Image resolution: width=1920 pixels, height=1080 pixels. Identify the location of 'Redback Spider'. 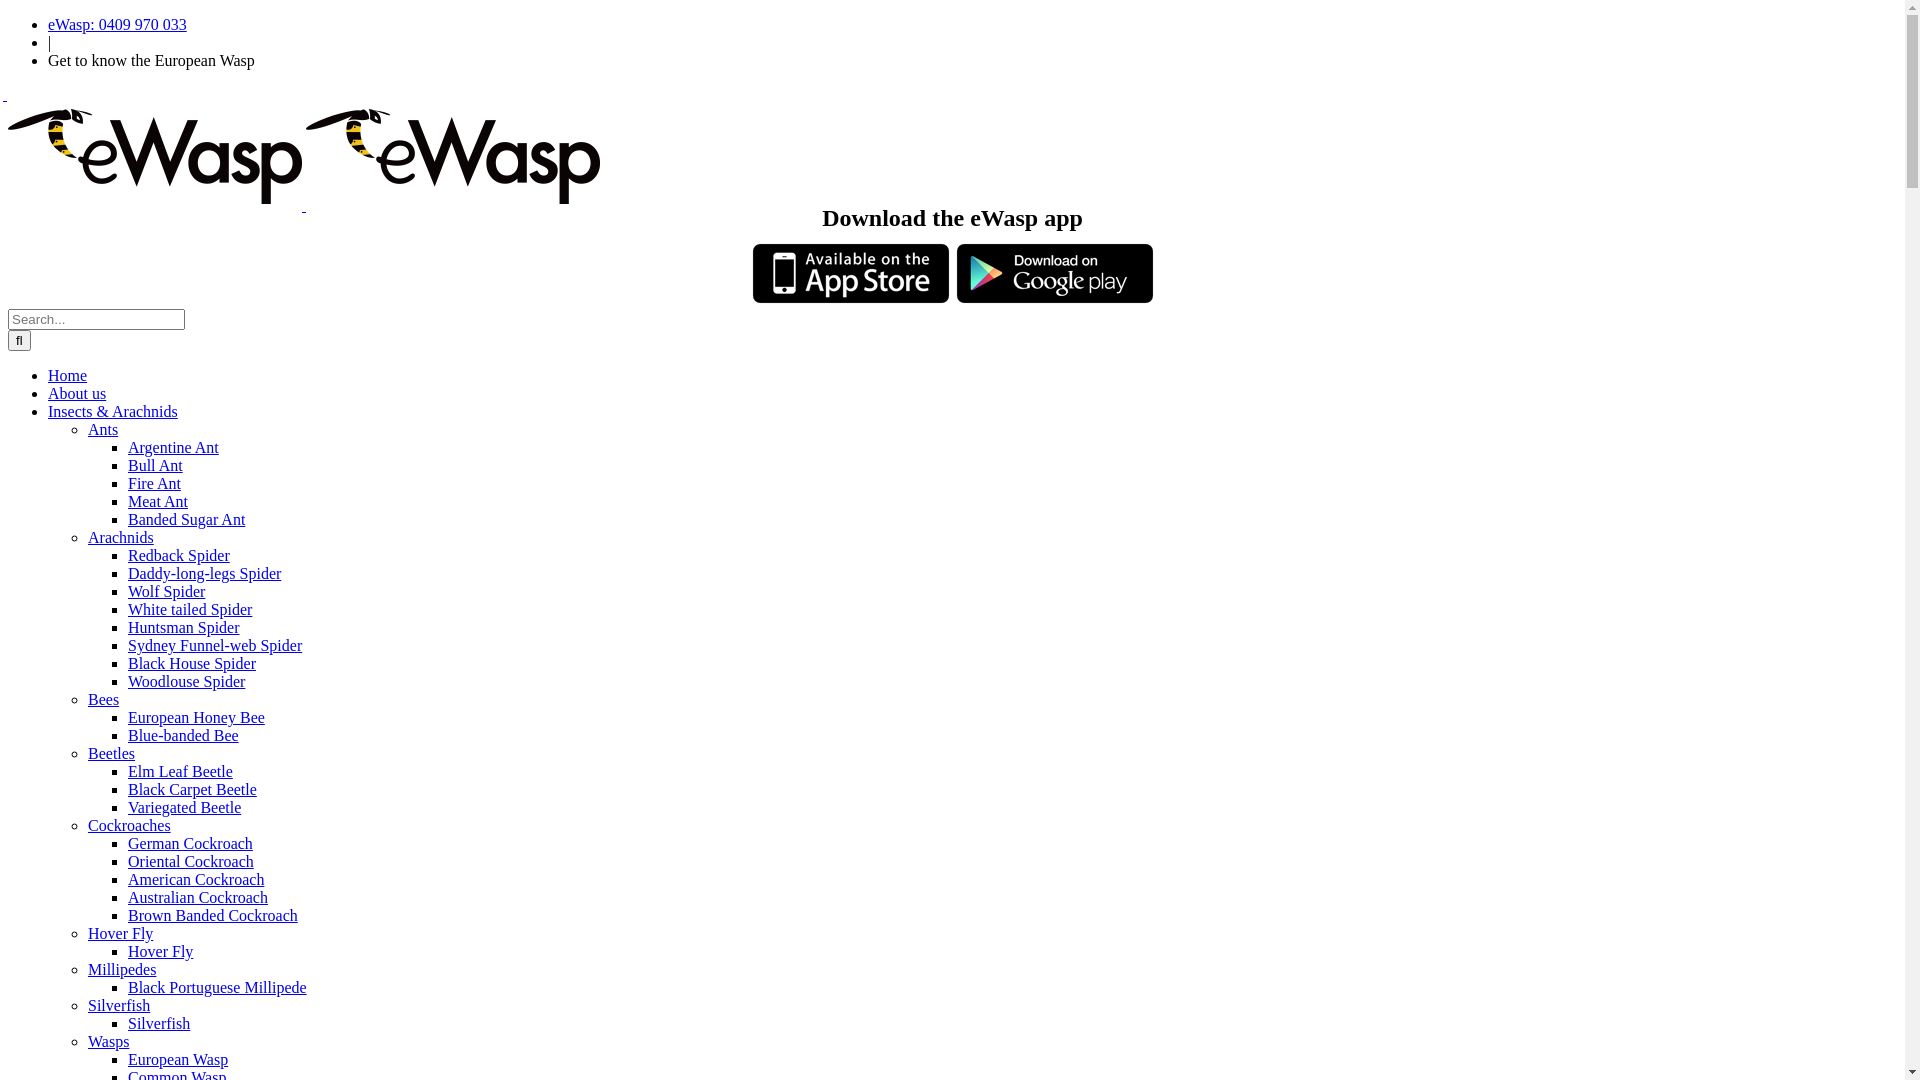
(127, 555).